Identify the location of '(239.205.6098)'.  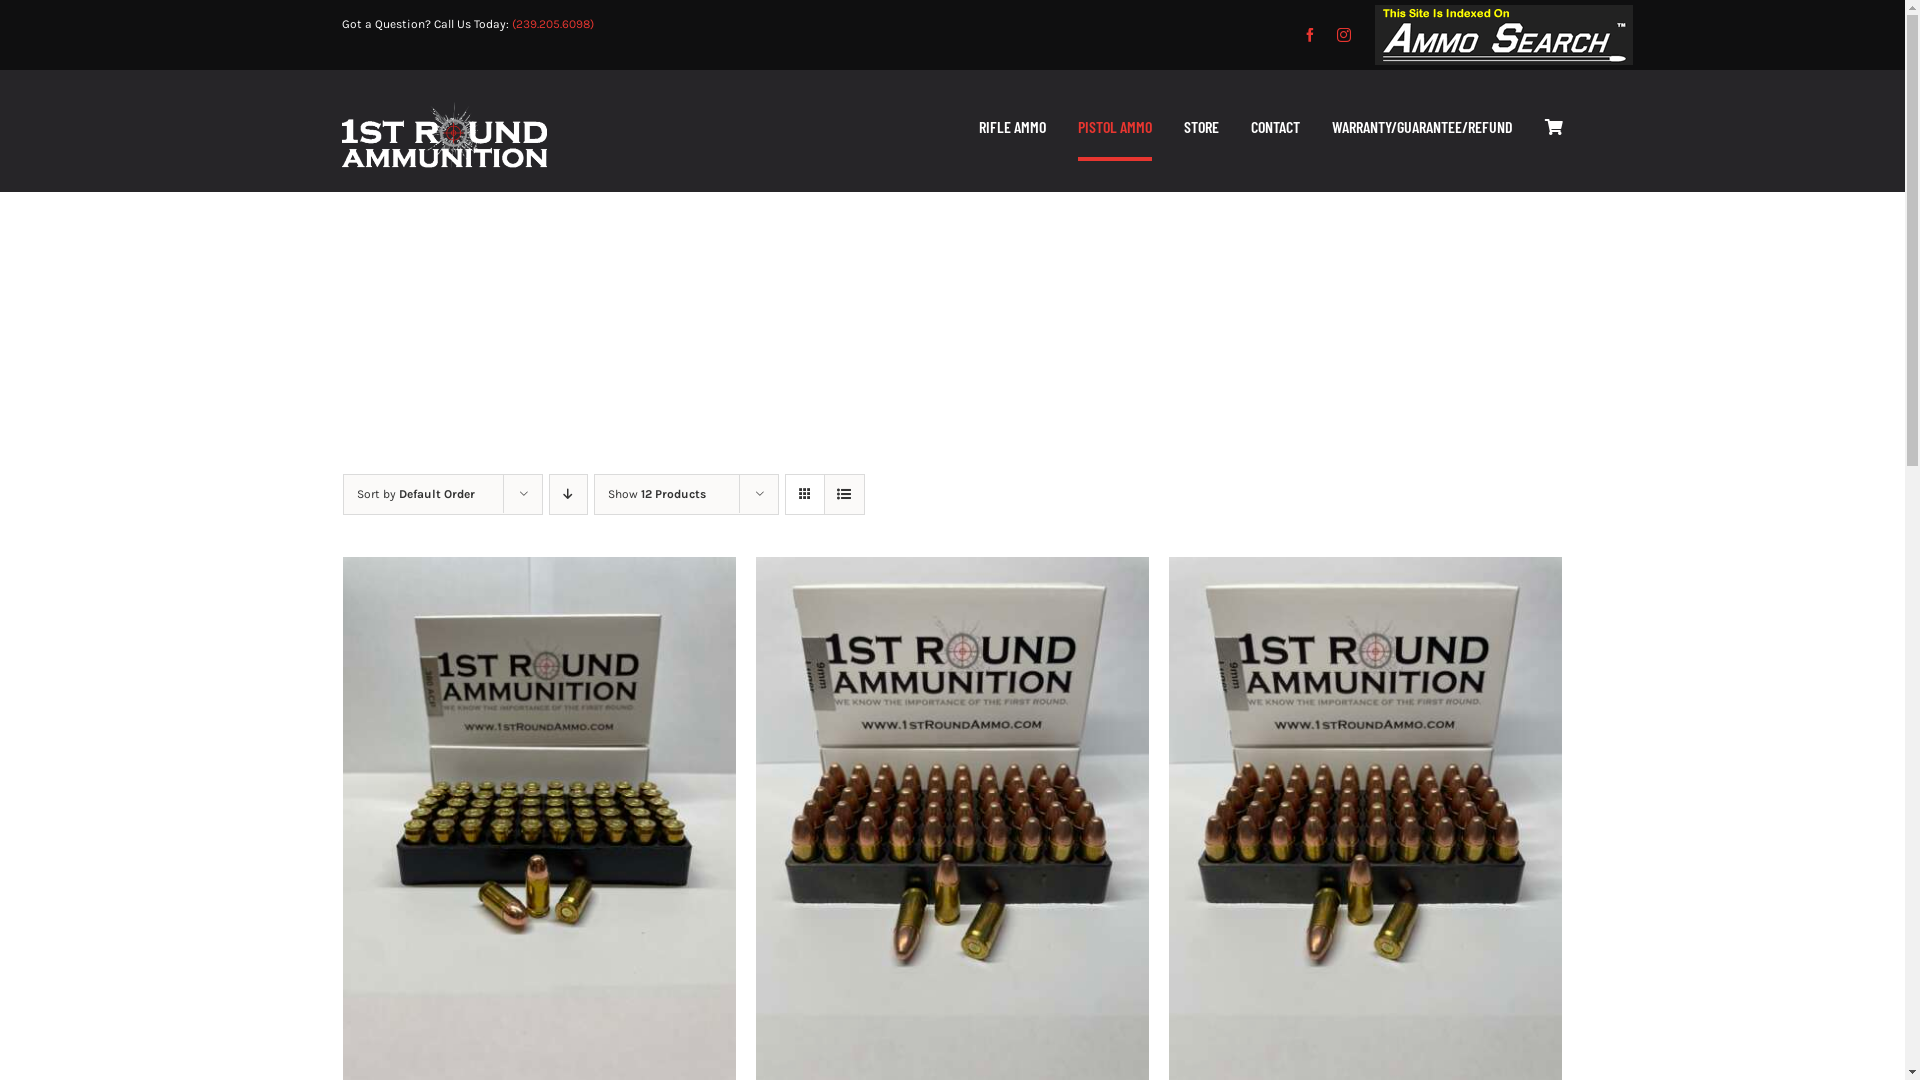
(552, 23).